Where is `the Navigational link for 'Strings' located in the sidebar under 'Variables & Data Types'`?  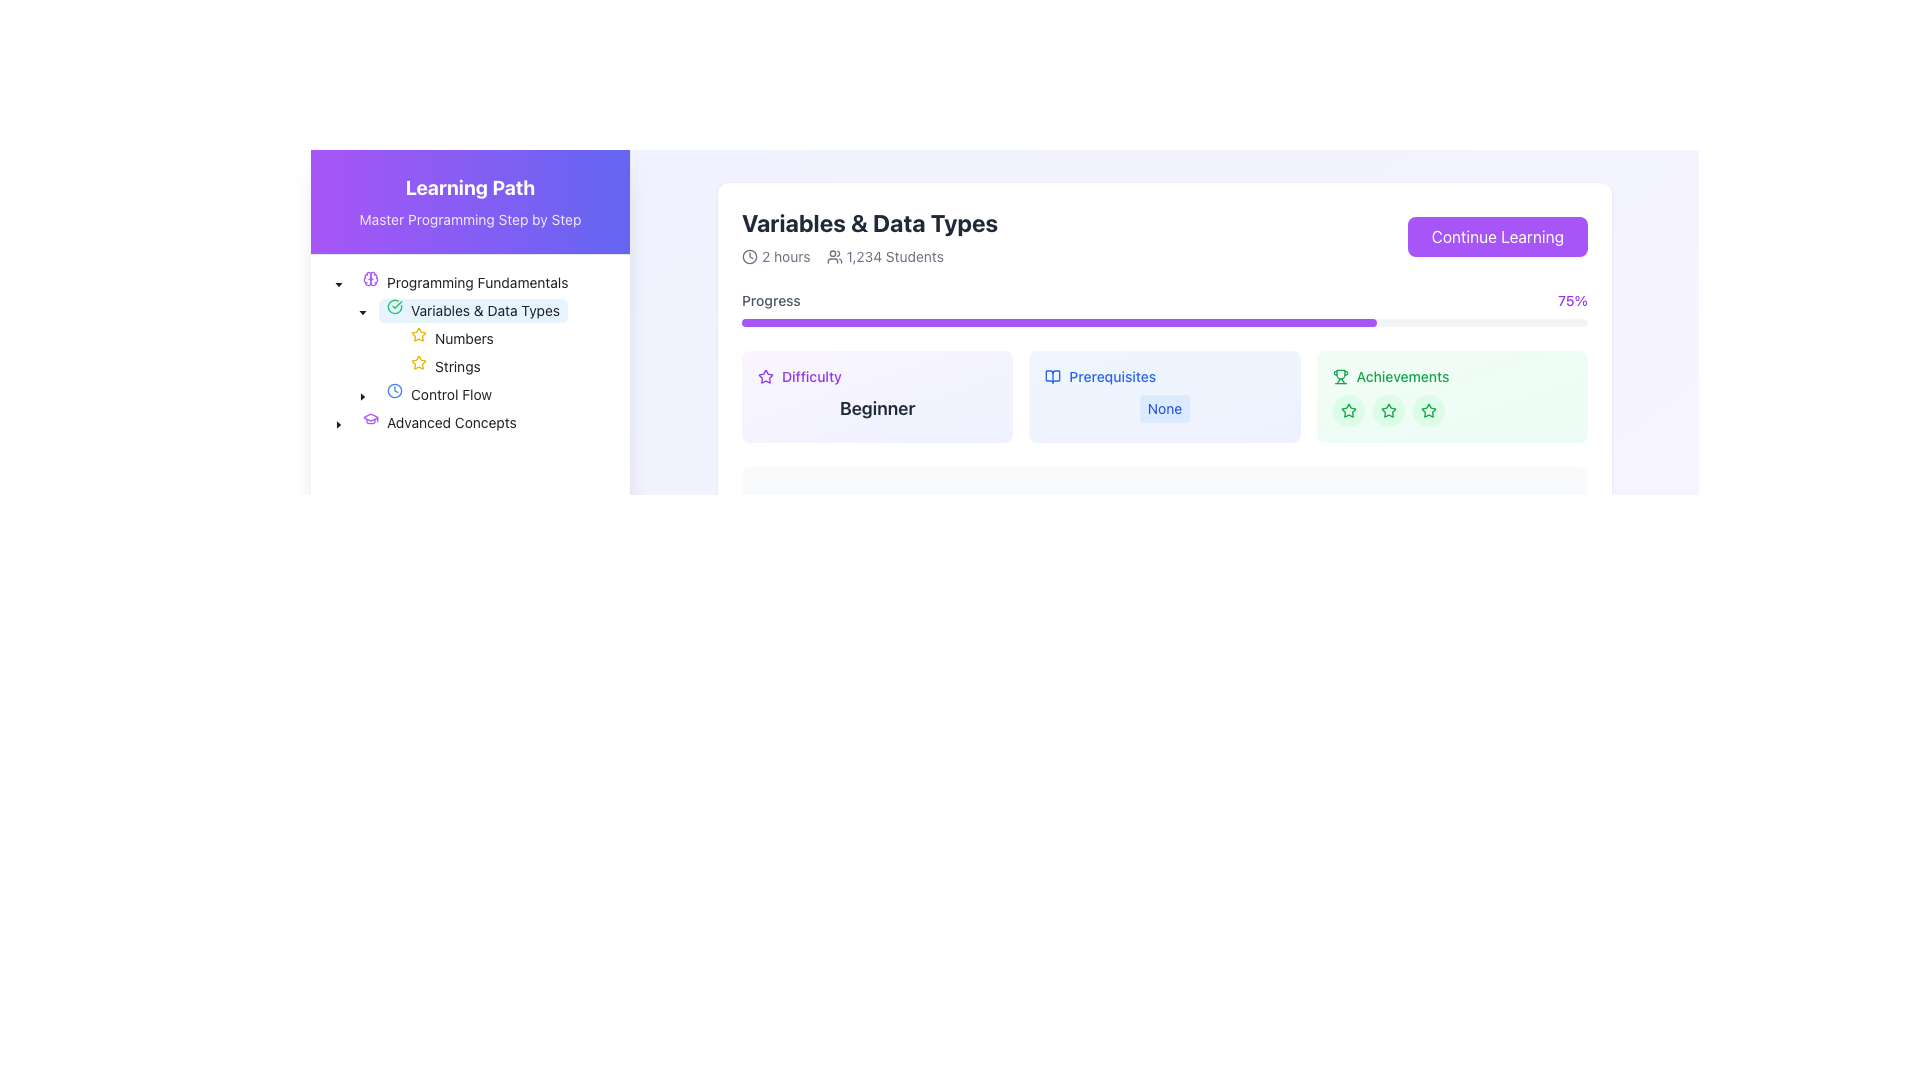
the Navigational link for 'Strings' located in the sidebar under 'Variables & Data Types' is located at coordinates (444, 366).